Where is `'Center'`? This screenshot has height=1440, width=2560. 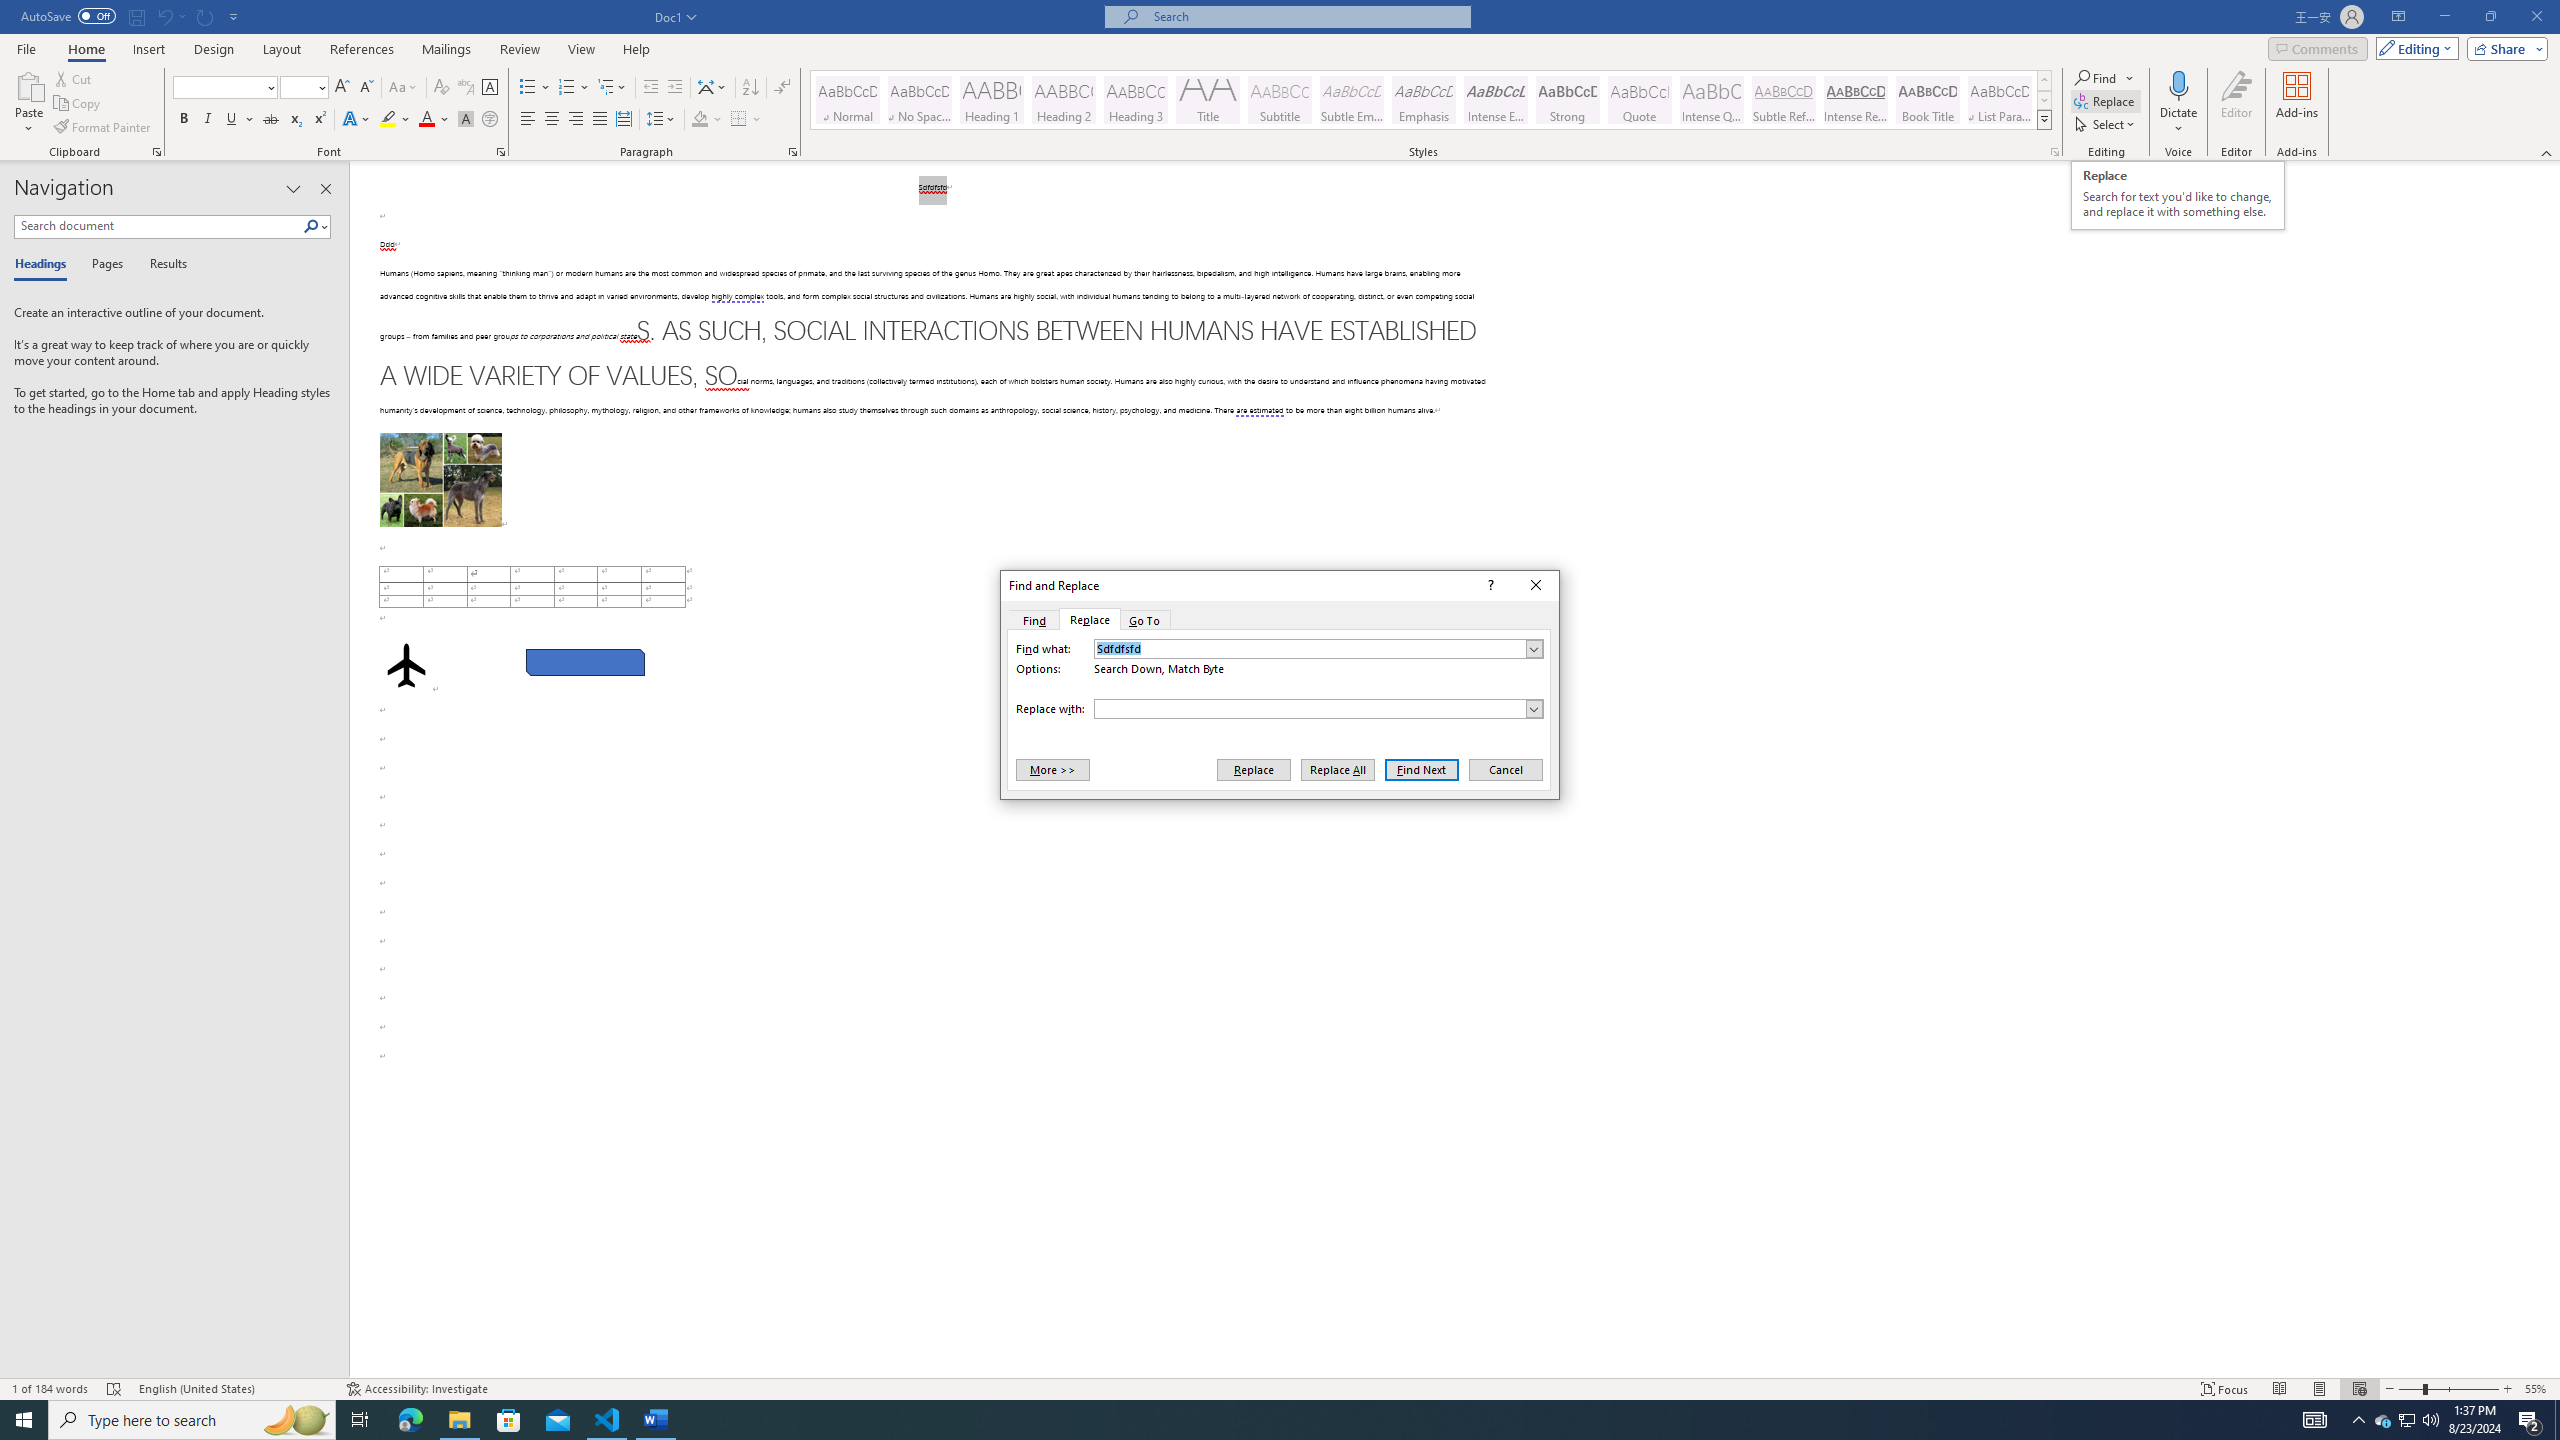
'Center' is located at coordinates (550, 118).